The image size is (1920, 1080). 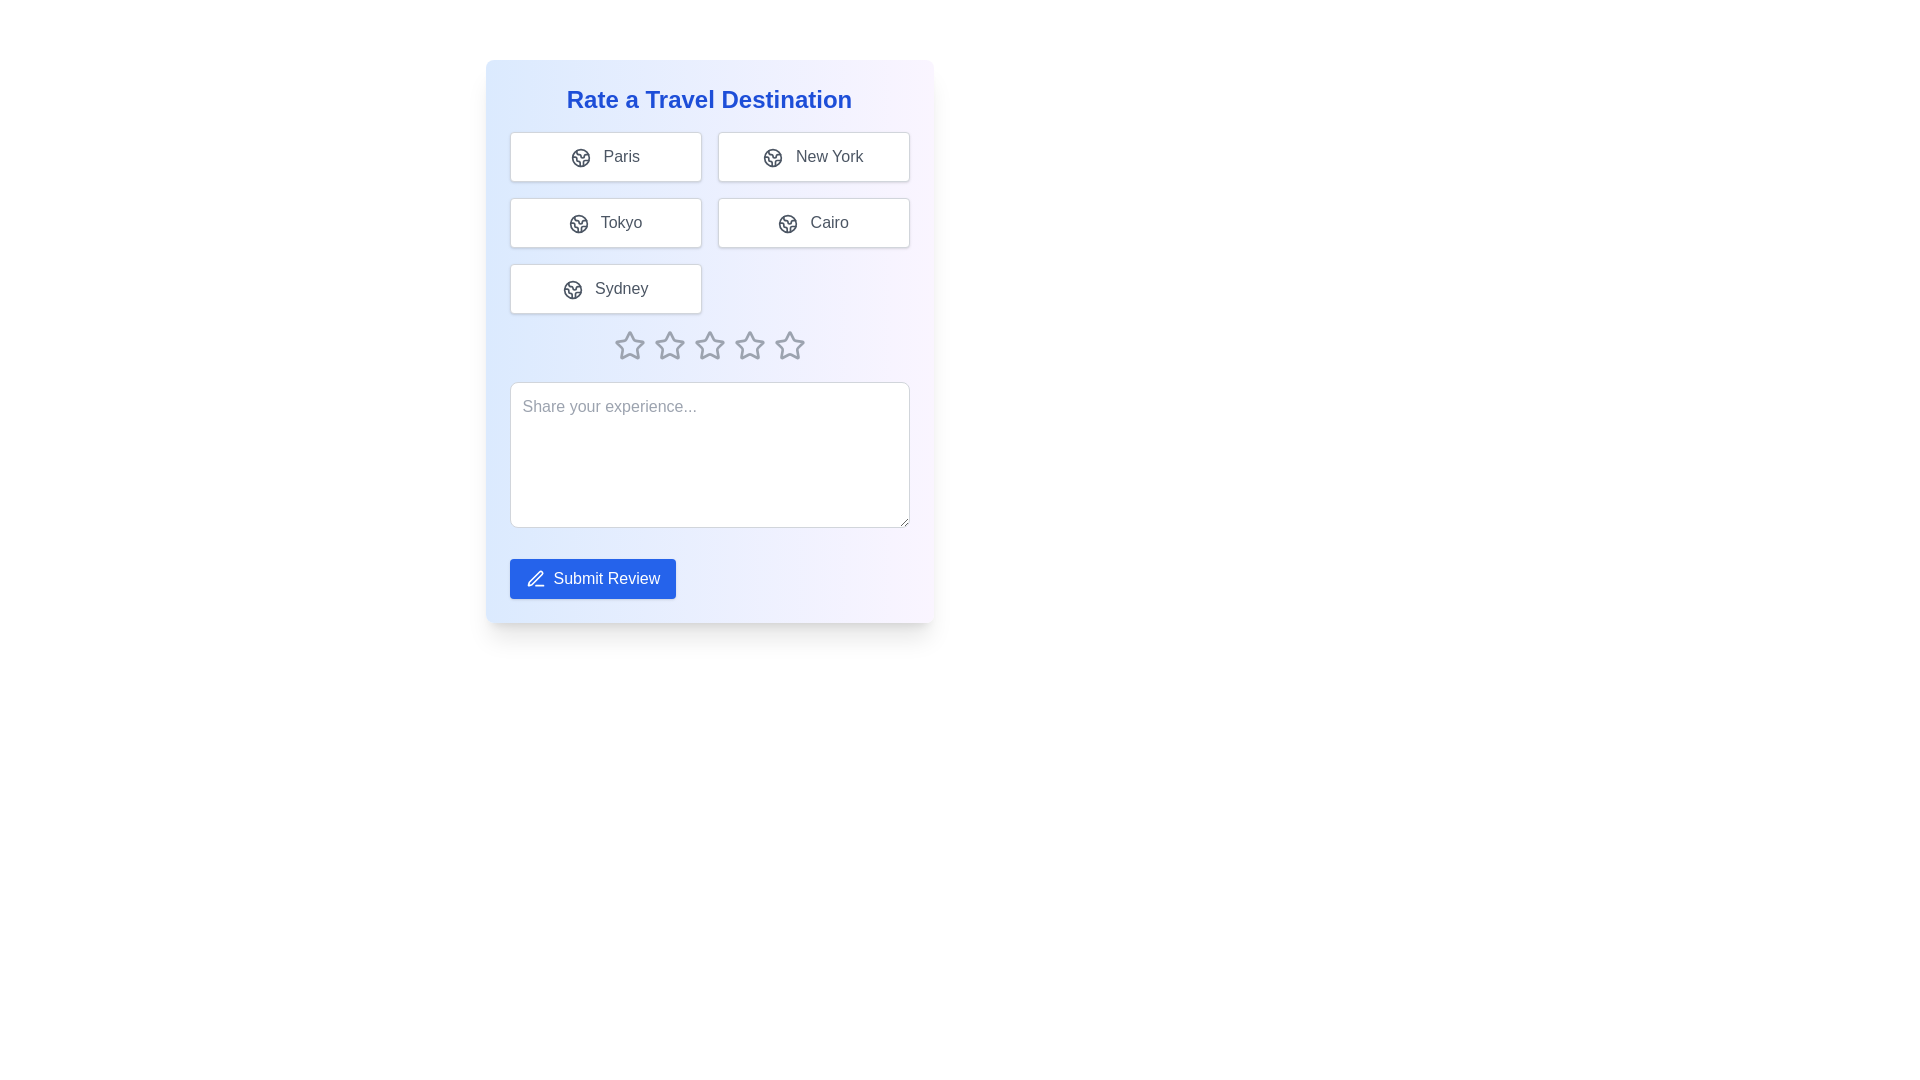 I want to click on the circular globe icon that is part of the 'Cairo' button in the grid layout, so click(x=787, y=223).